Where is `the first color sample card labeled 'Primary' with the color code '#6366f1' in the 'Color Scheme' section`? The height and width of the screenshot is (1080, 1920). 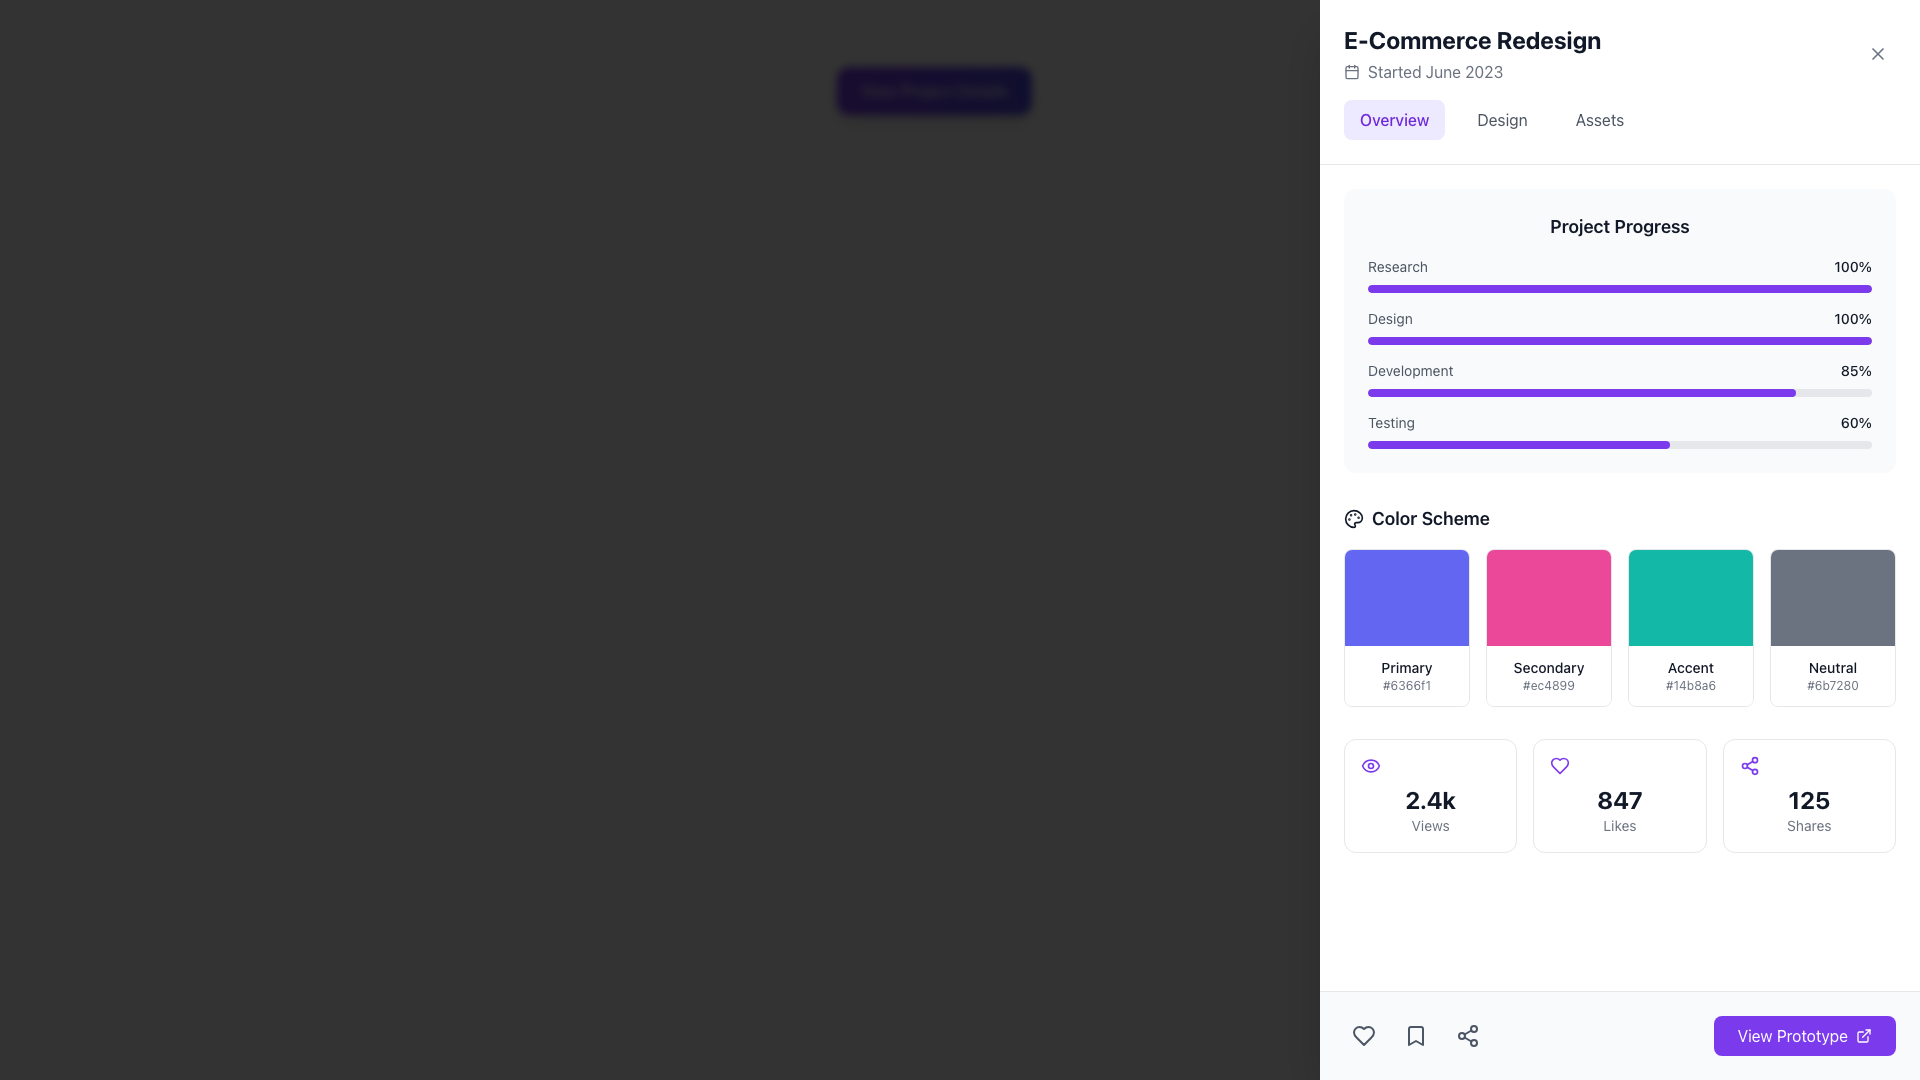 the first color sample card labeled 'Primary' with the color code '#6366f1' in the 'Color Scheme' section is located at coordinates (1405, 627).